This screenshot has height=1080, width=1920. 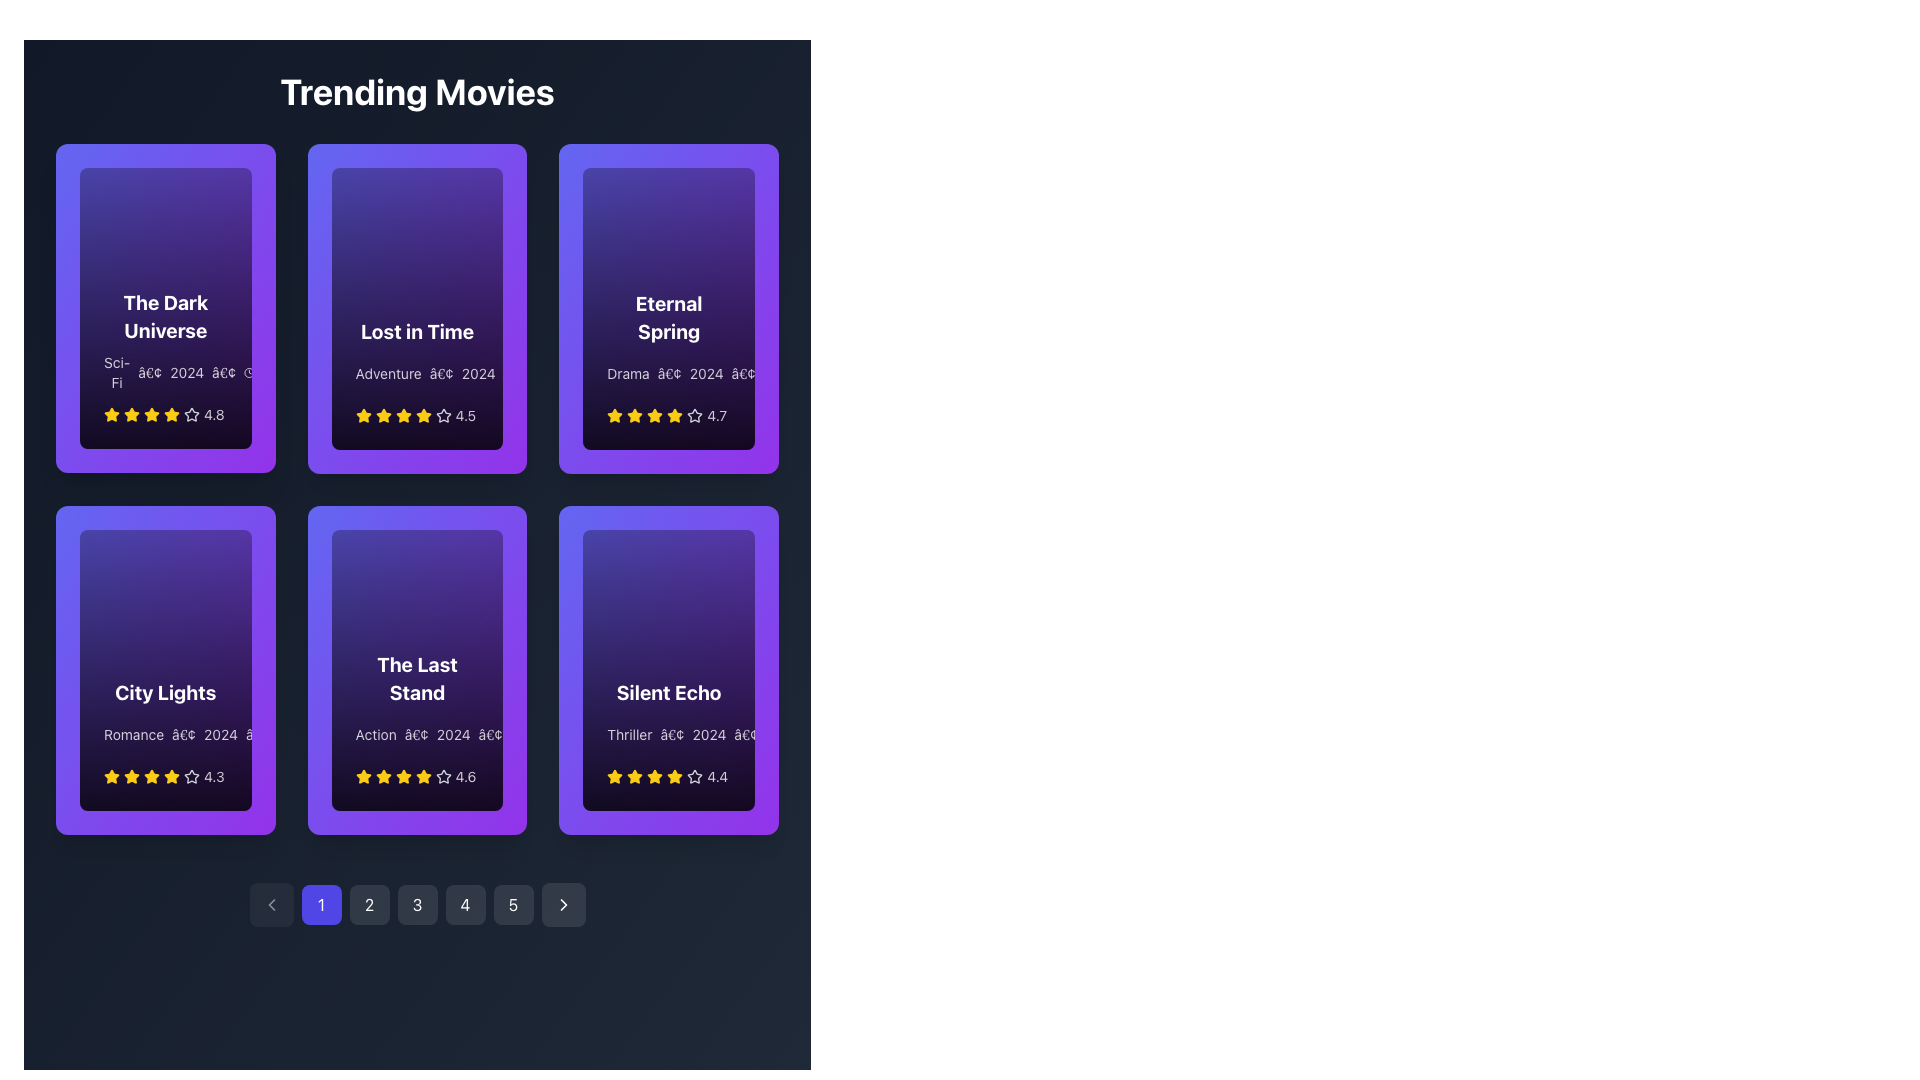 What do you see at coordinates (110, 414) in the screenshot?
I see `the star icon located under the movie 'The Dark Universe', which is the first star in a row of rating stars` at bounding box center [110, 414].